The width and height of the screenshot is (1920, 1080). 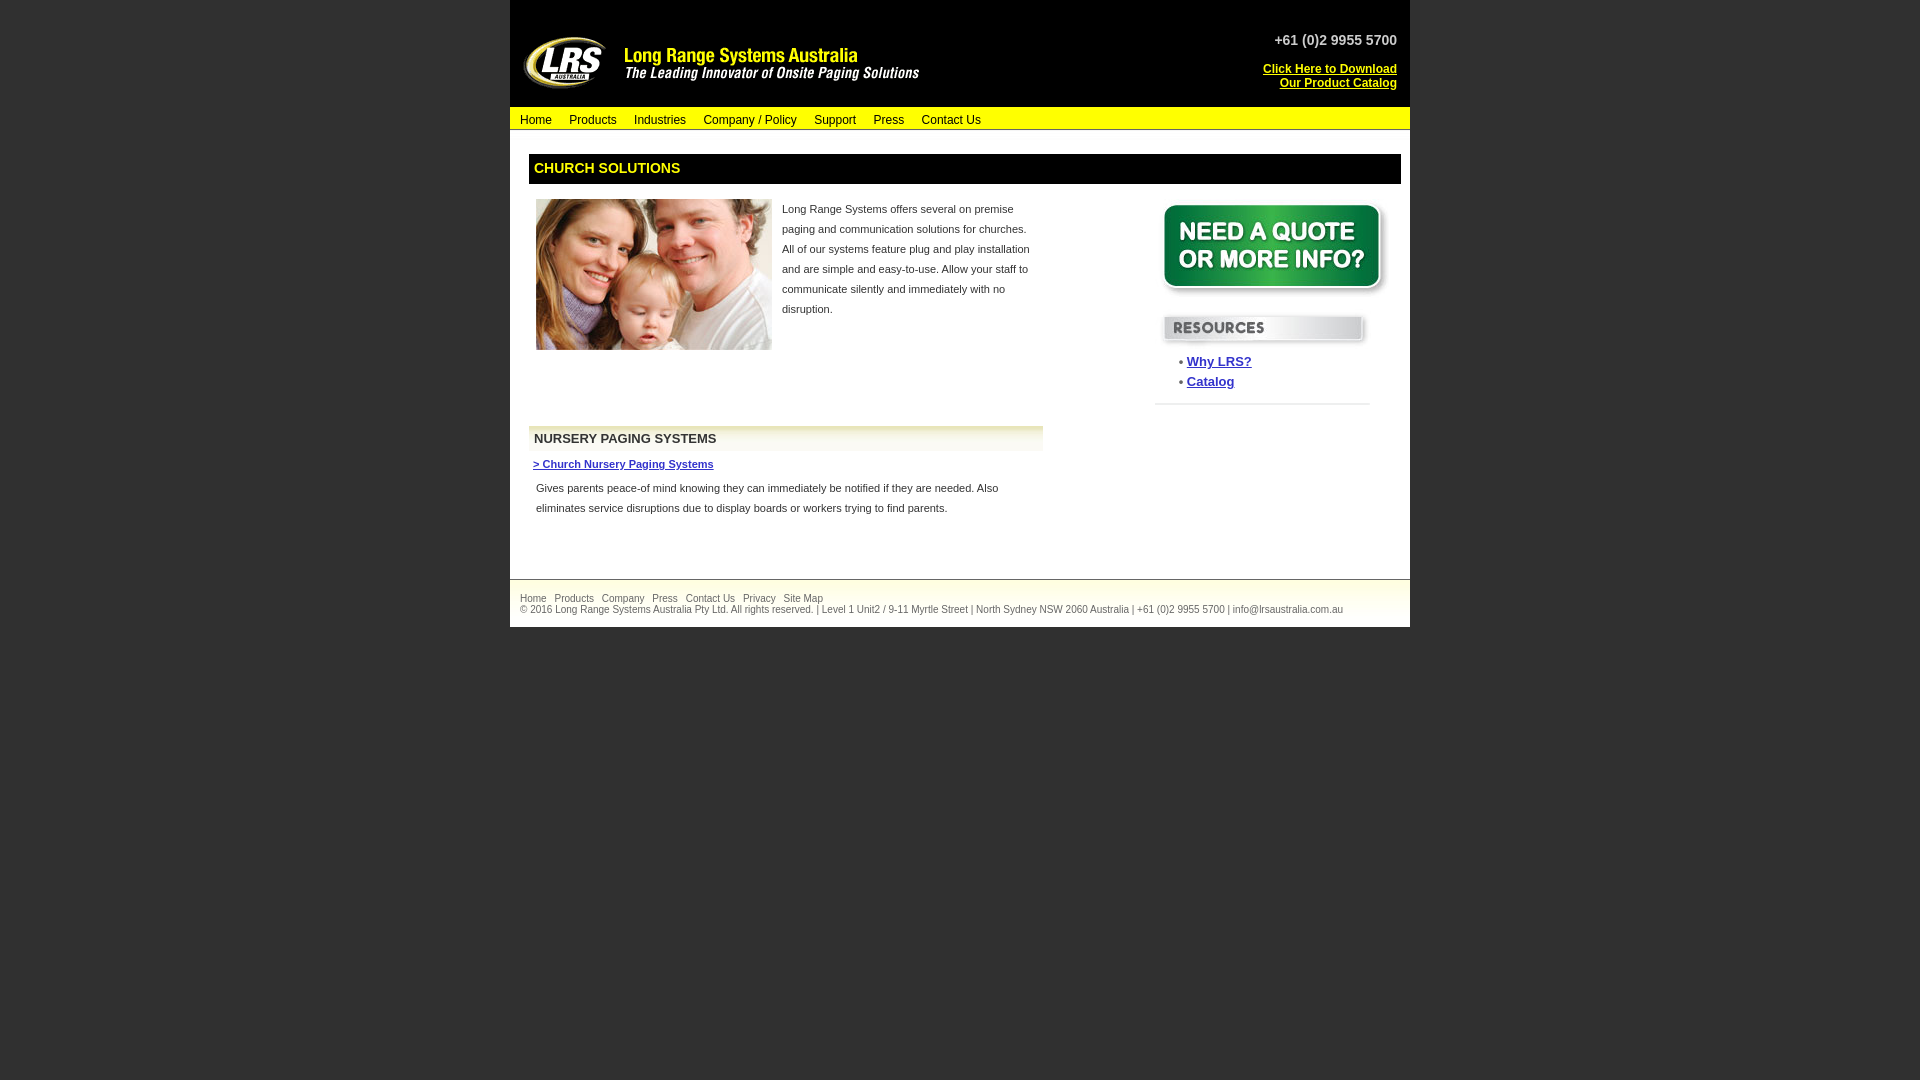 What do you see at coordinates (667, 596) in the screenshot?
I see `'Press'` at bounding box center [667, 596].